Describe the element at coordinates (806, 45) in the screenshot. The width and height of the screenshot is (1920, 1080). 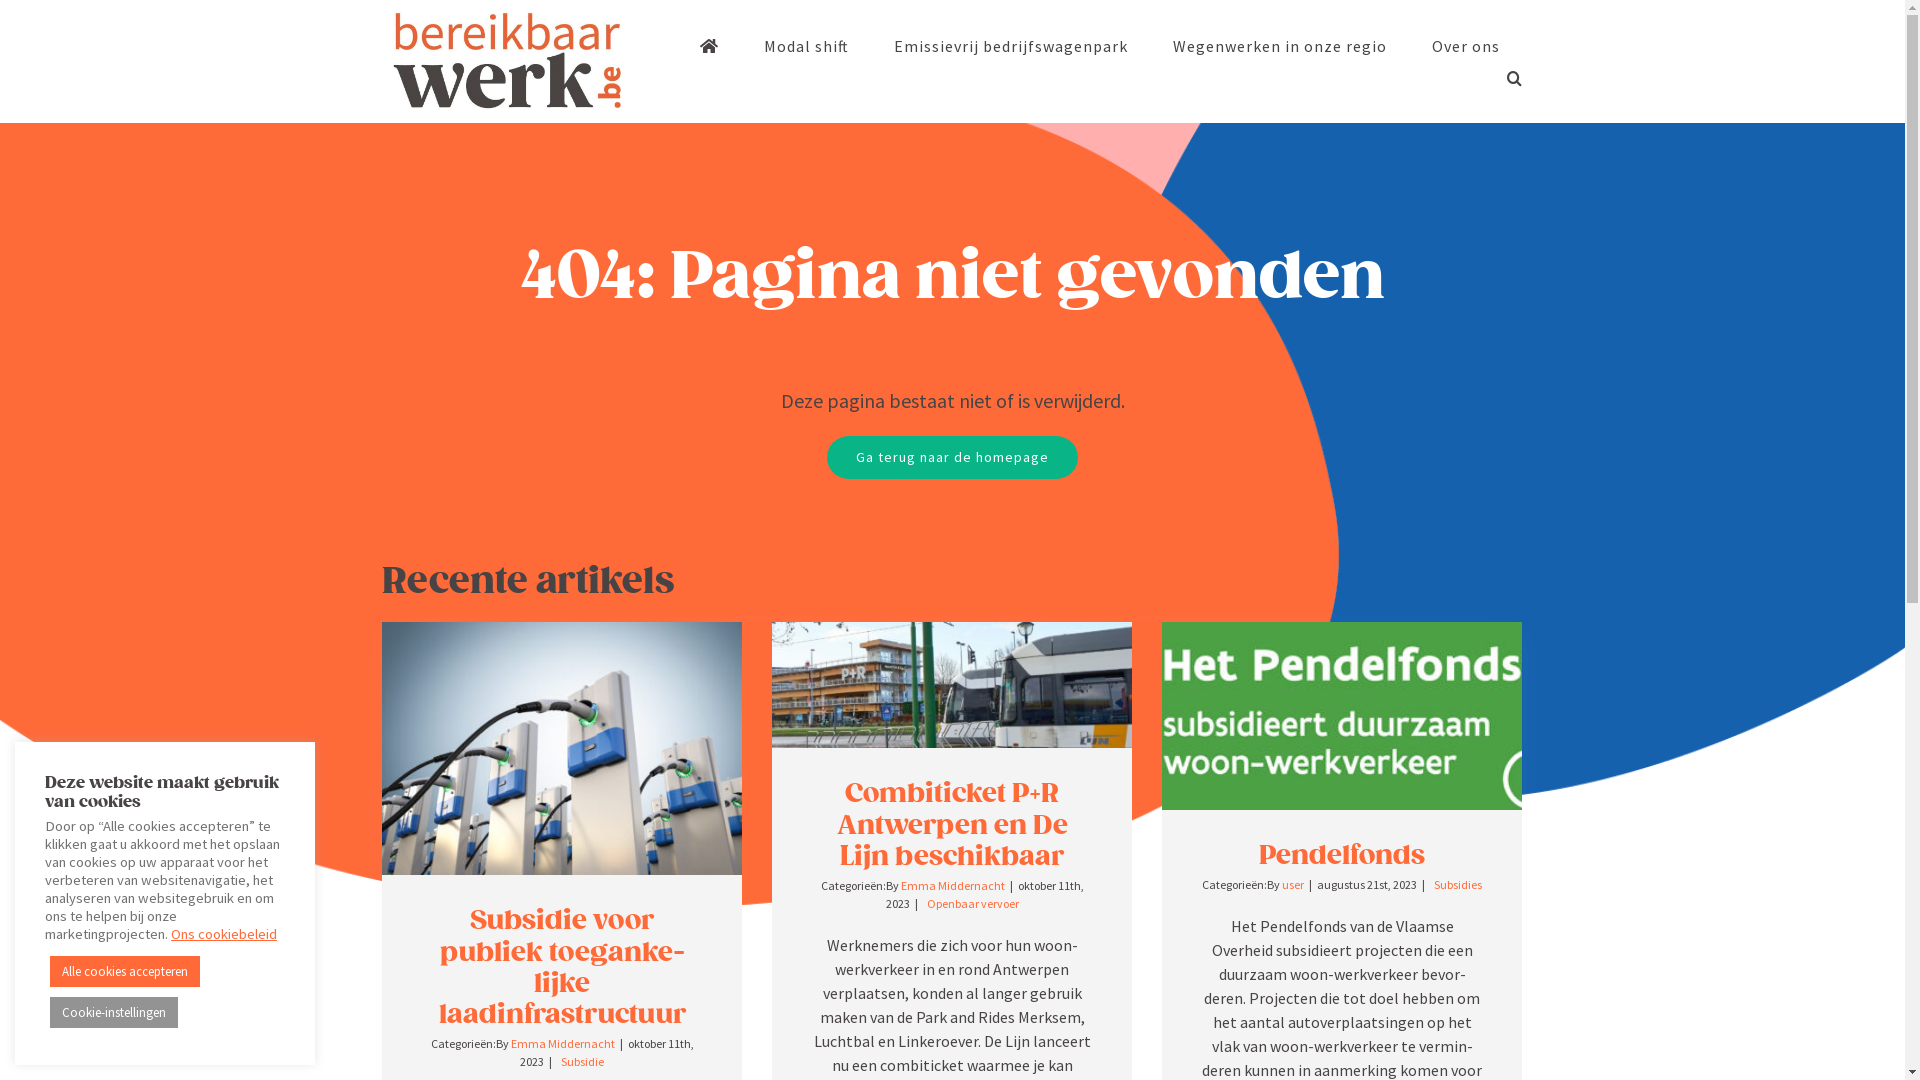
I see `'Modal shift'` at that location.